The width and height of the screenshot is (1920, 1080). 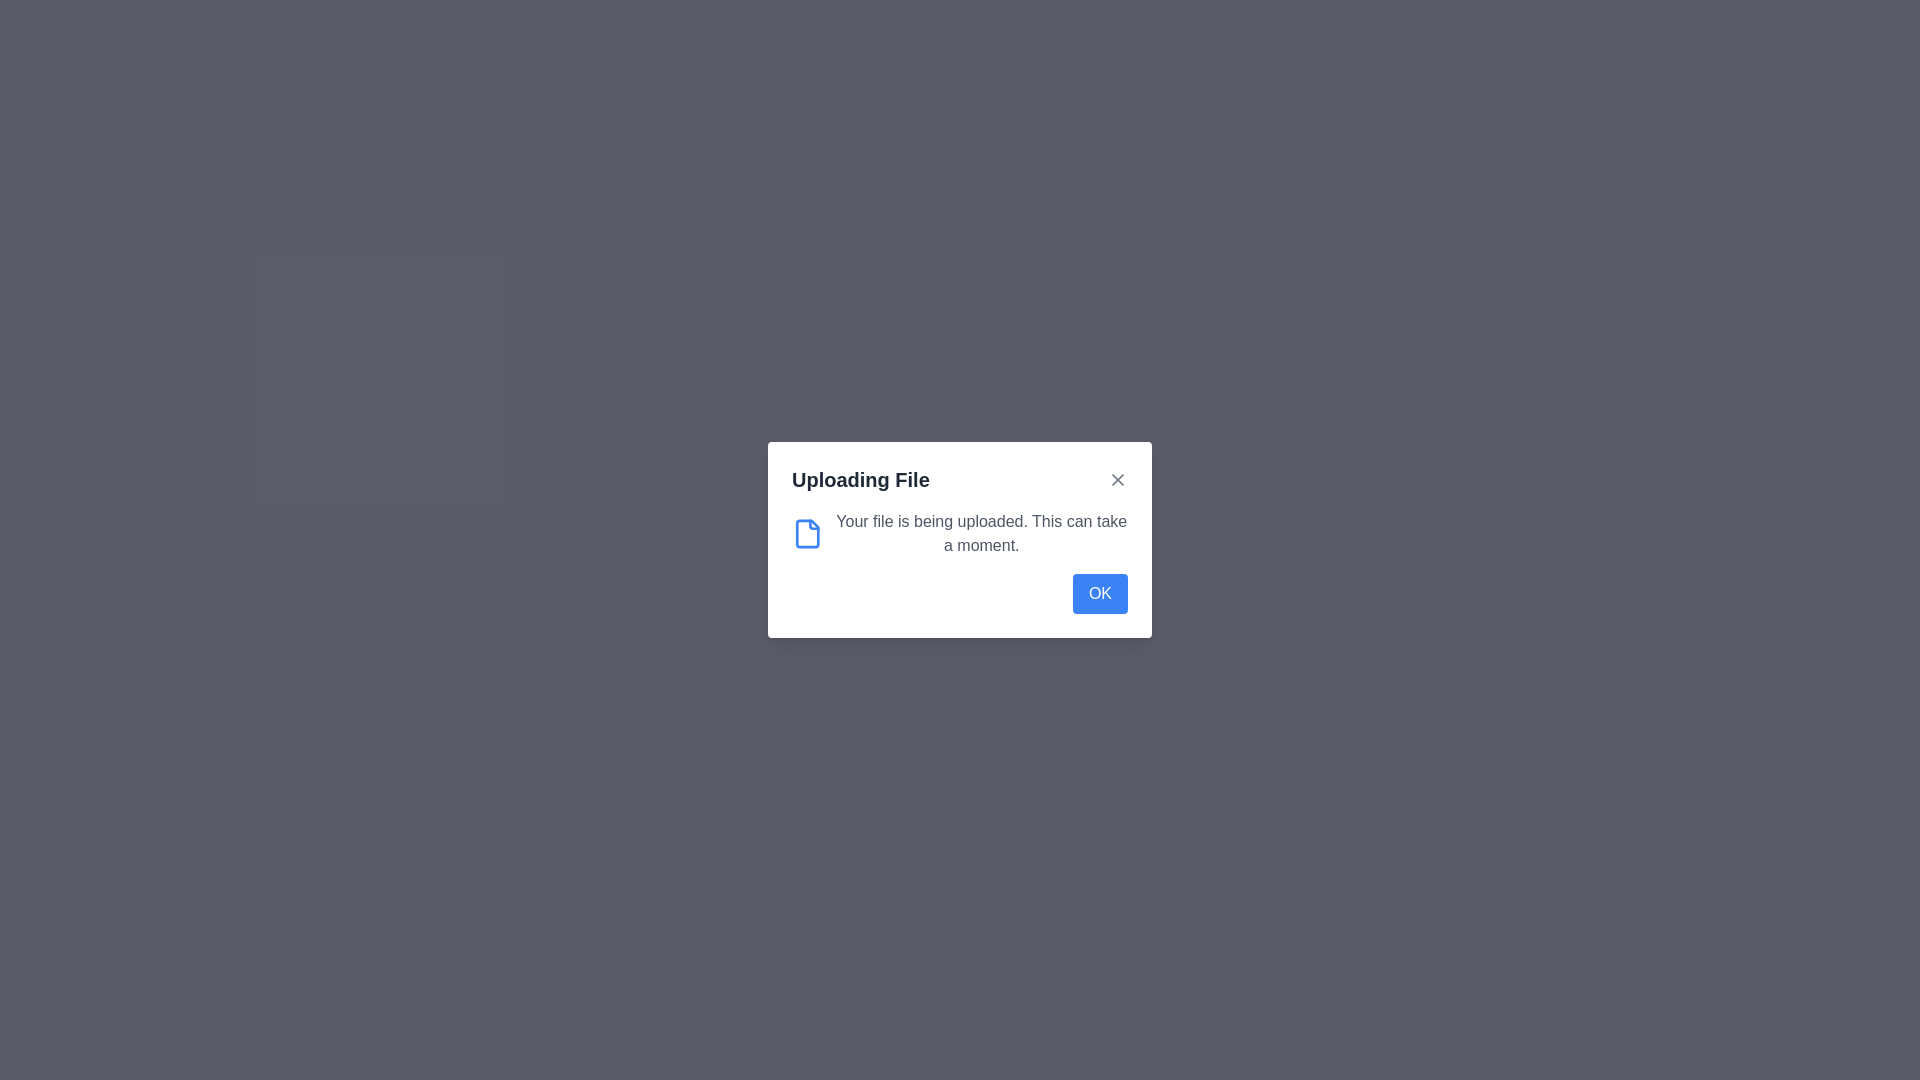 I want to click on the diagonal line segment of the 'X' icon located at the top-right corner of the modal dialogue, so click(x=1117, y=479).